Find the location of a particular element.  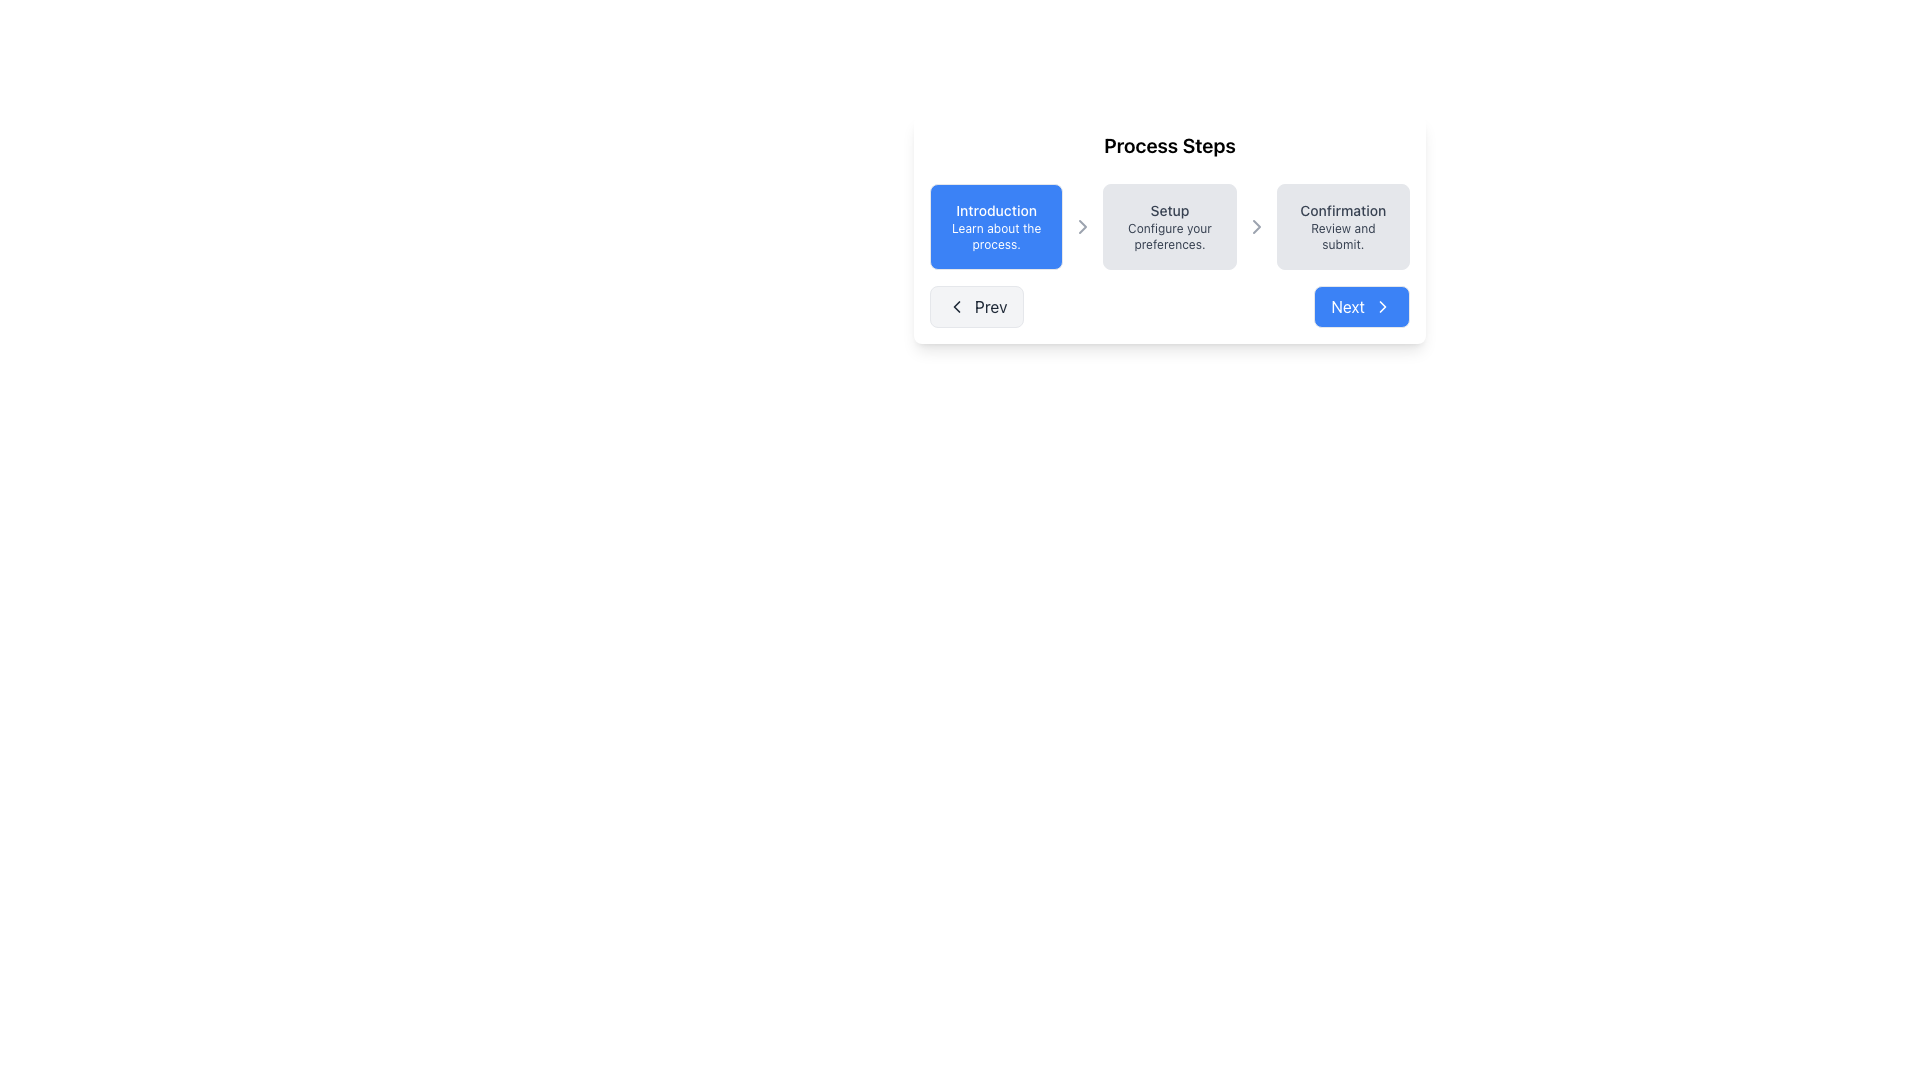

the right-pointing chevron icon indicating navigation between the 'Introduction' and 'Setup' steps in the process navigator bar is located at coordinates (1082, 226).